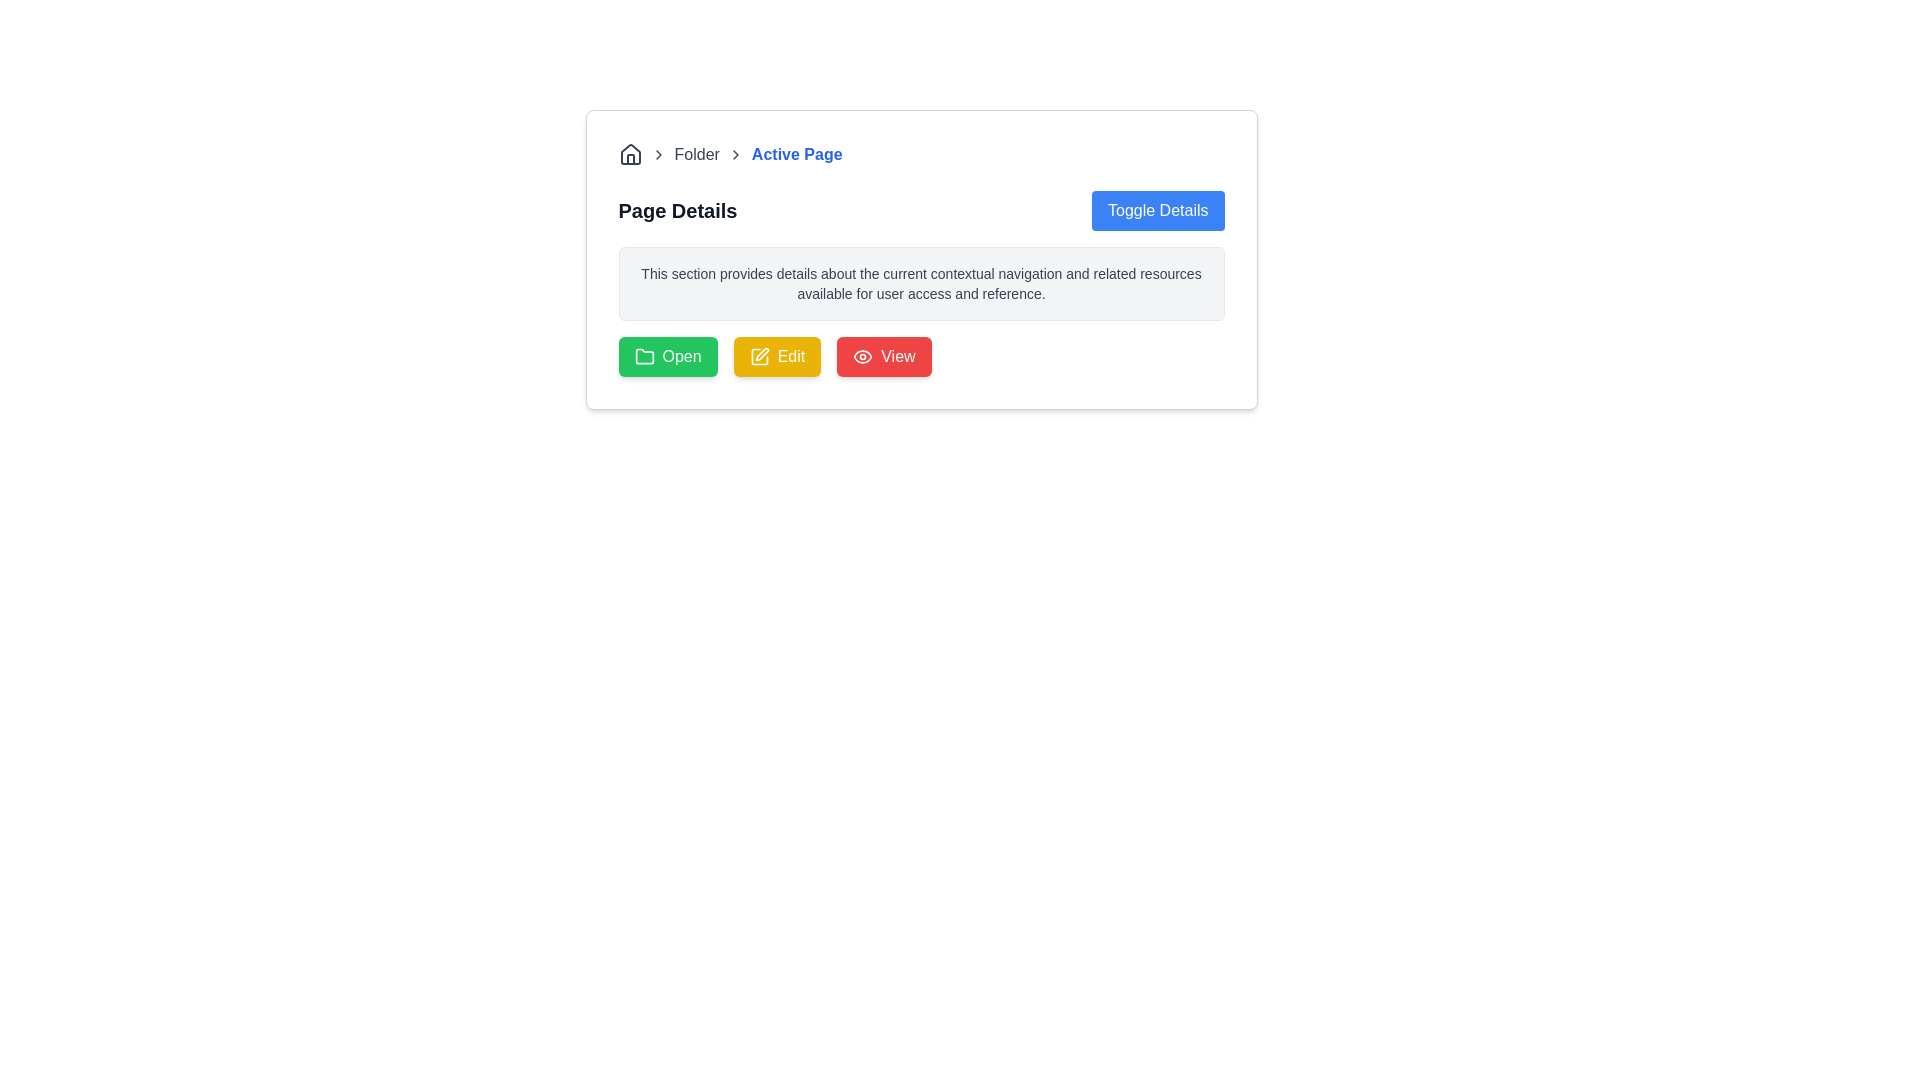 This screenshot has height=1080, width=1920. Describe the element at coordinates (863, 356) in the screenshot. I see `the visibility toggle icon located in the top section of the interface, adjacent to breadcrumb navigation and above the 'Page Details' section` at that location.